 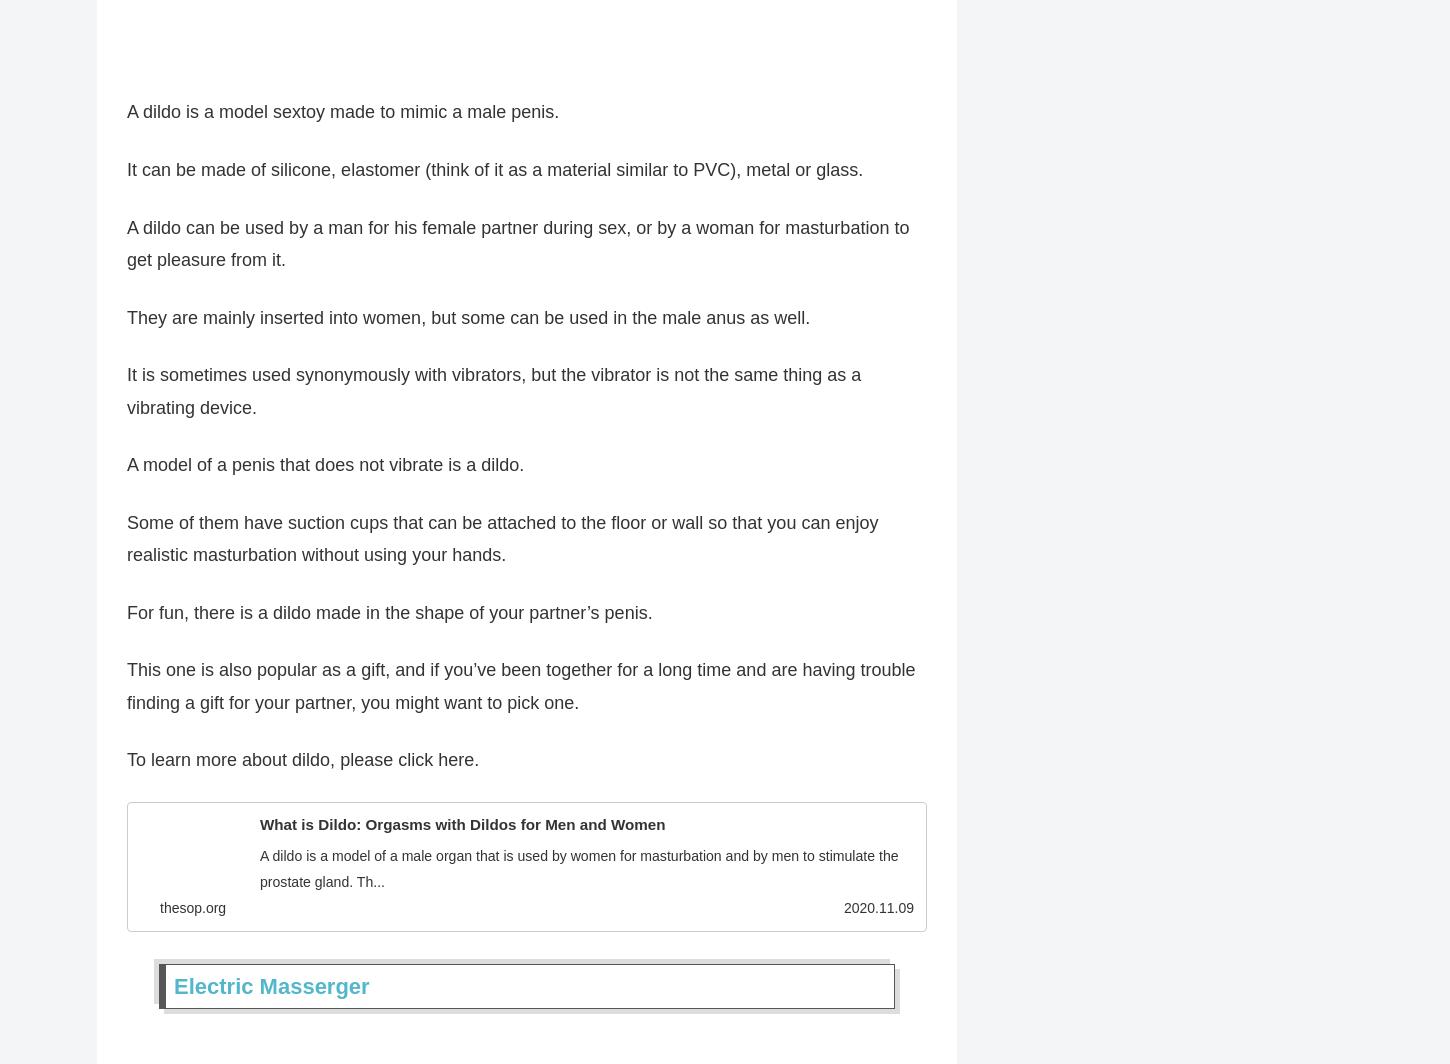 What do you see at coordinates (191, 916) in the screenshot?
I see `'thesop.org'` at bounding box center [191, 916].